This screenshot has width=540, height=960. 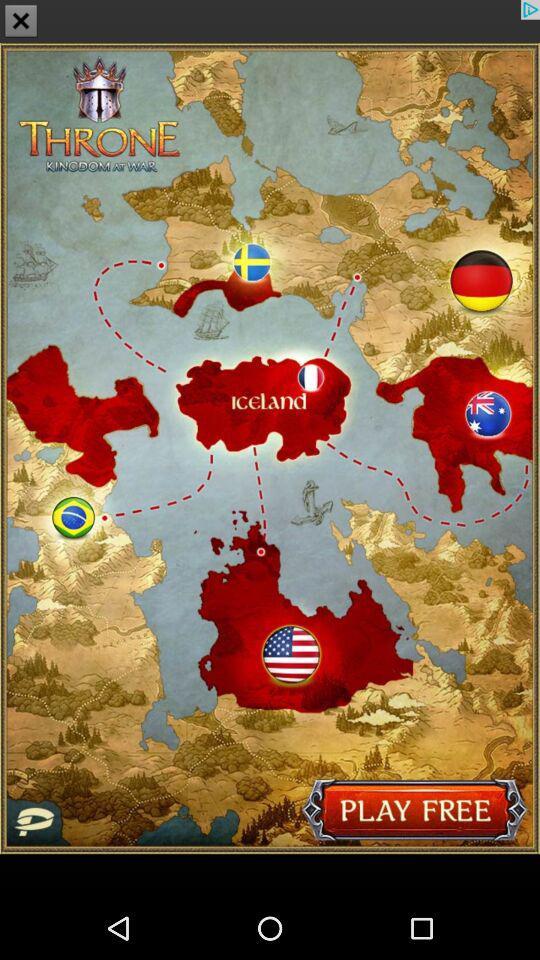 I want to click on the close icon, so click(x=20, y=21).